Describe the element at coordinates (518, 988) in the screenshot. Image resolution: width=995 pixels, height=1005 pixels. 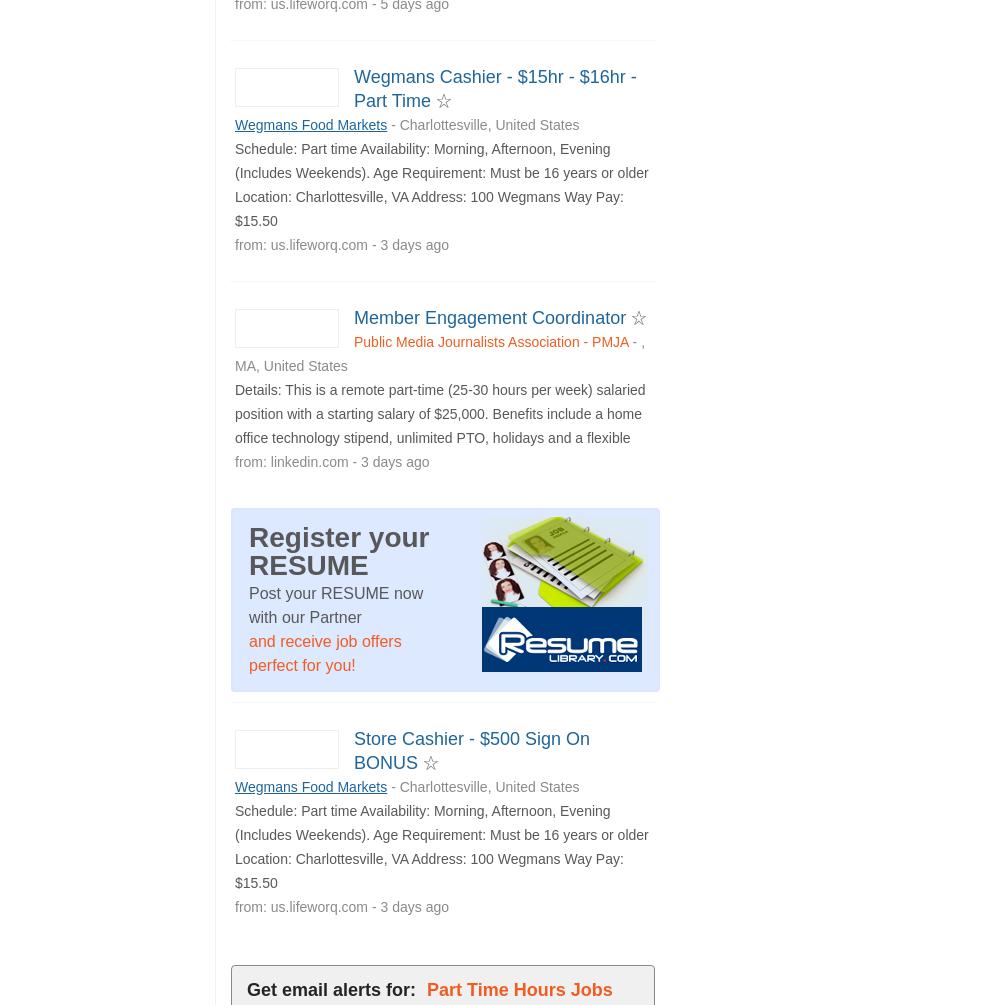
I see `'Part Time Hours Jobs'` at that location.